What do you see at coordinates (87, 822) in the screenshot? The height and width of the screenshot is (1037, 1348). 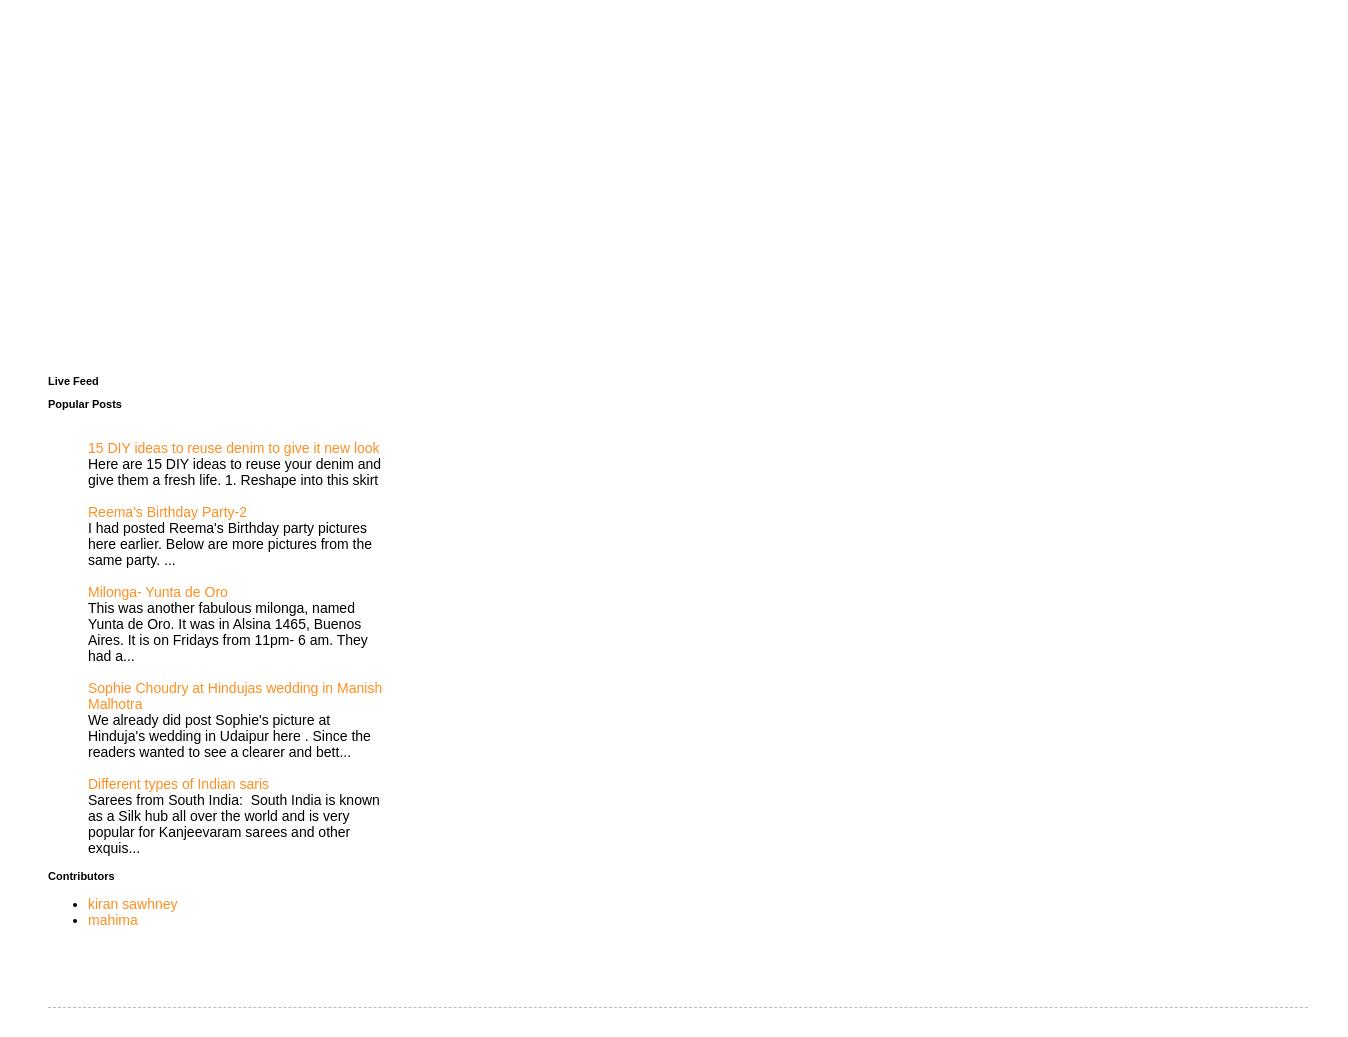 I see `'Sarees from South India:  South India is known as a Silk hub all over the world and is very popular for Kanjeevaram sarees and other exquis...'` at bounding box center [87, 822].